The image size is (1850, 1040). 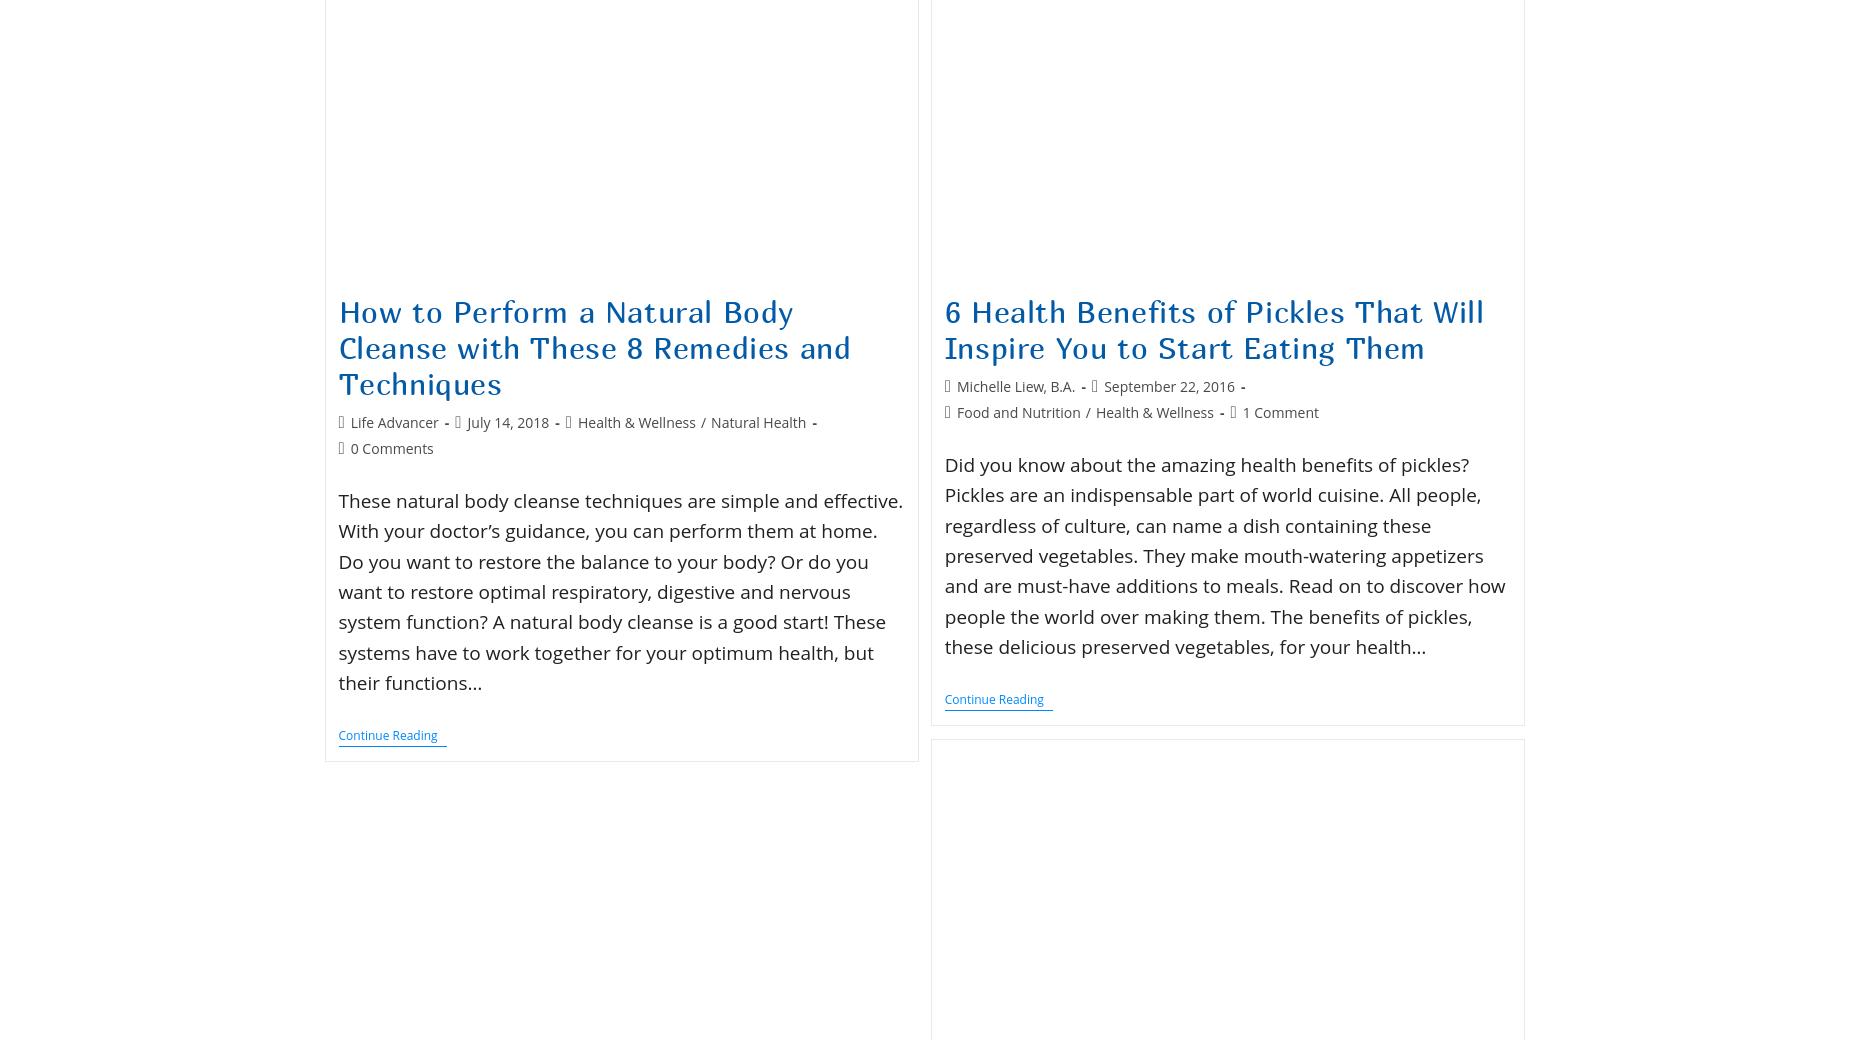 What do you see at coordinates (943, 554) in the screenshot?
I see `'Did you know about the amazing health benefits of pickles? Pickles are an indispensable part of world cuisine. All people, regardless of culture, can name a dish containing these preserved vegetables. They make mouth-watering appetizers and are must-have additions to meals. Read on to discover how people the world over making them. The benefits of pickles, these delicious preserved vegetables, for your health…'` at bounding box center [943, 554].